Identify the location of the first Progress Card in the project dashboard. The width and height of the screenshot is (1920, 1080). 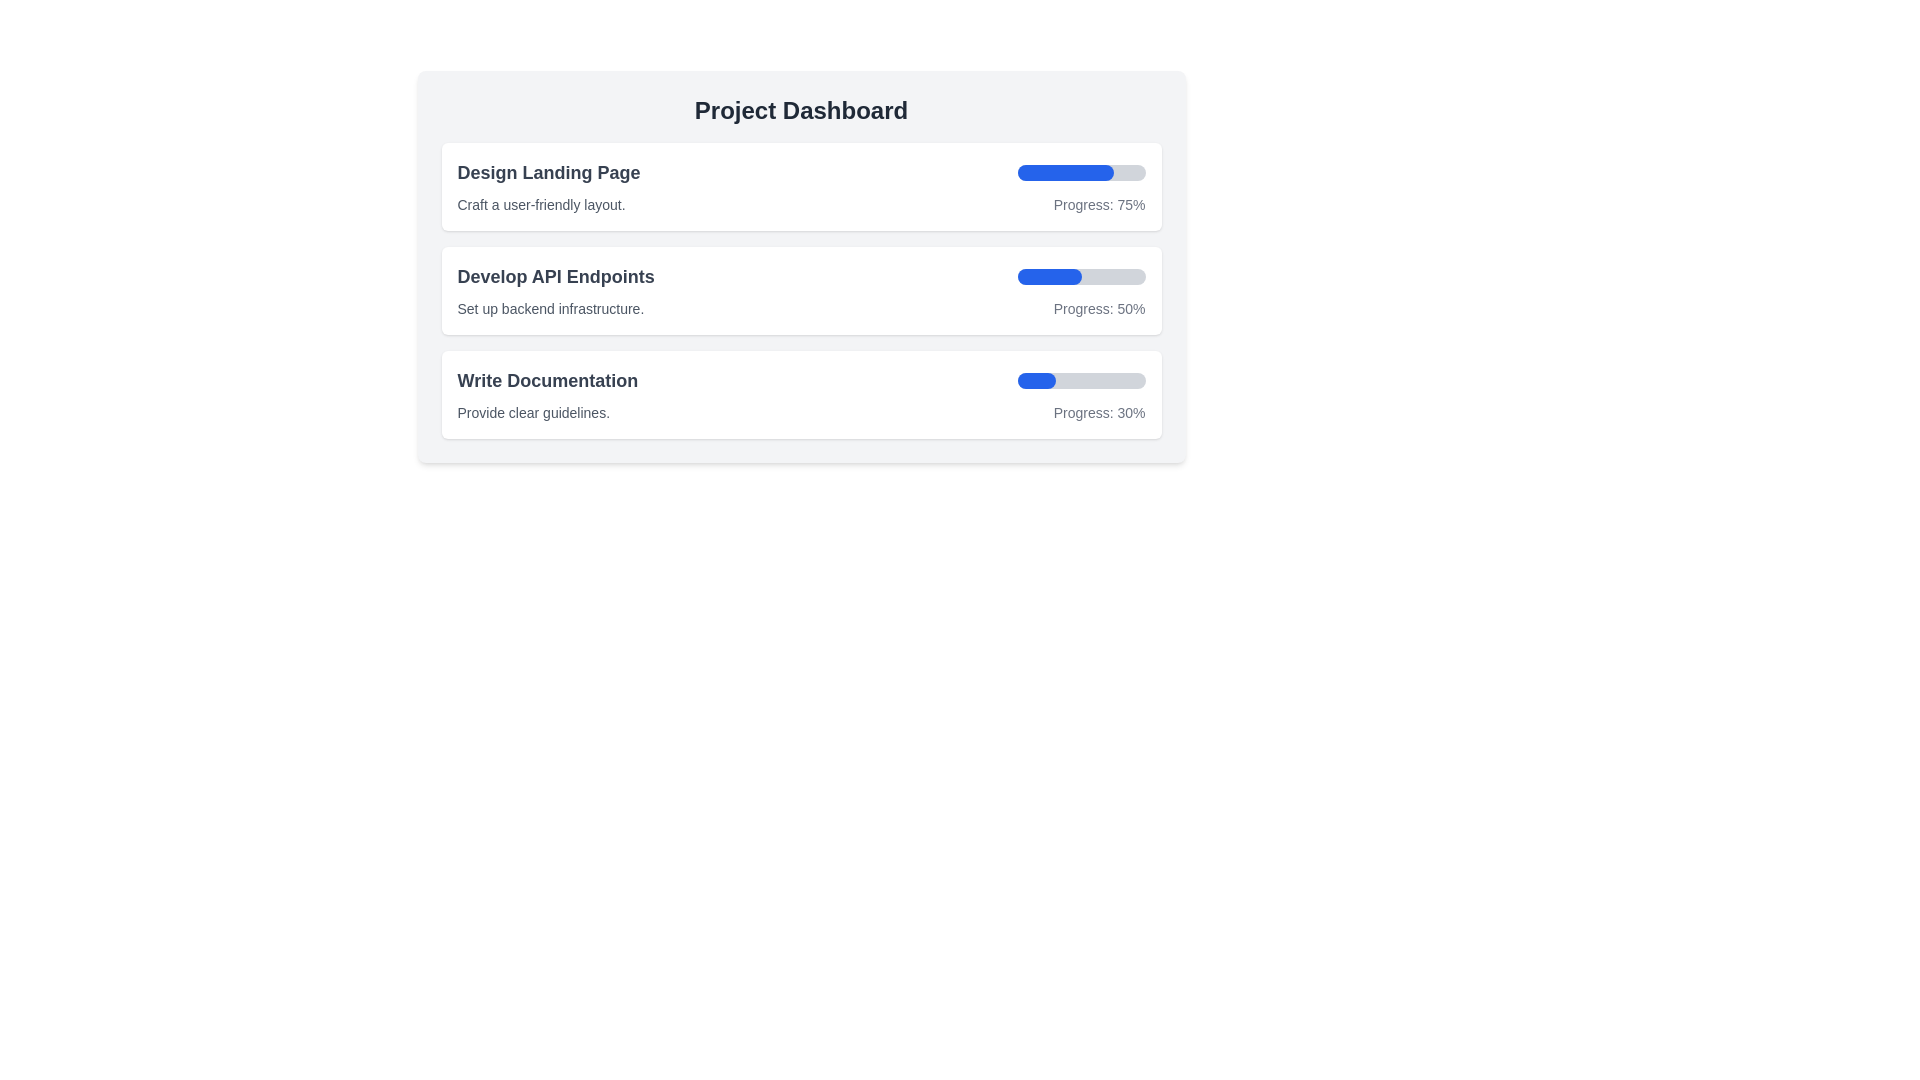
(801, 186).